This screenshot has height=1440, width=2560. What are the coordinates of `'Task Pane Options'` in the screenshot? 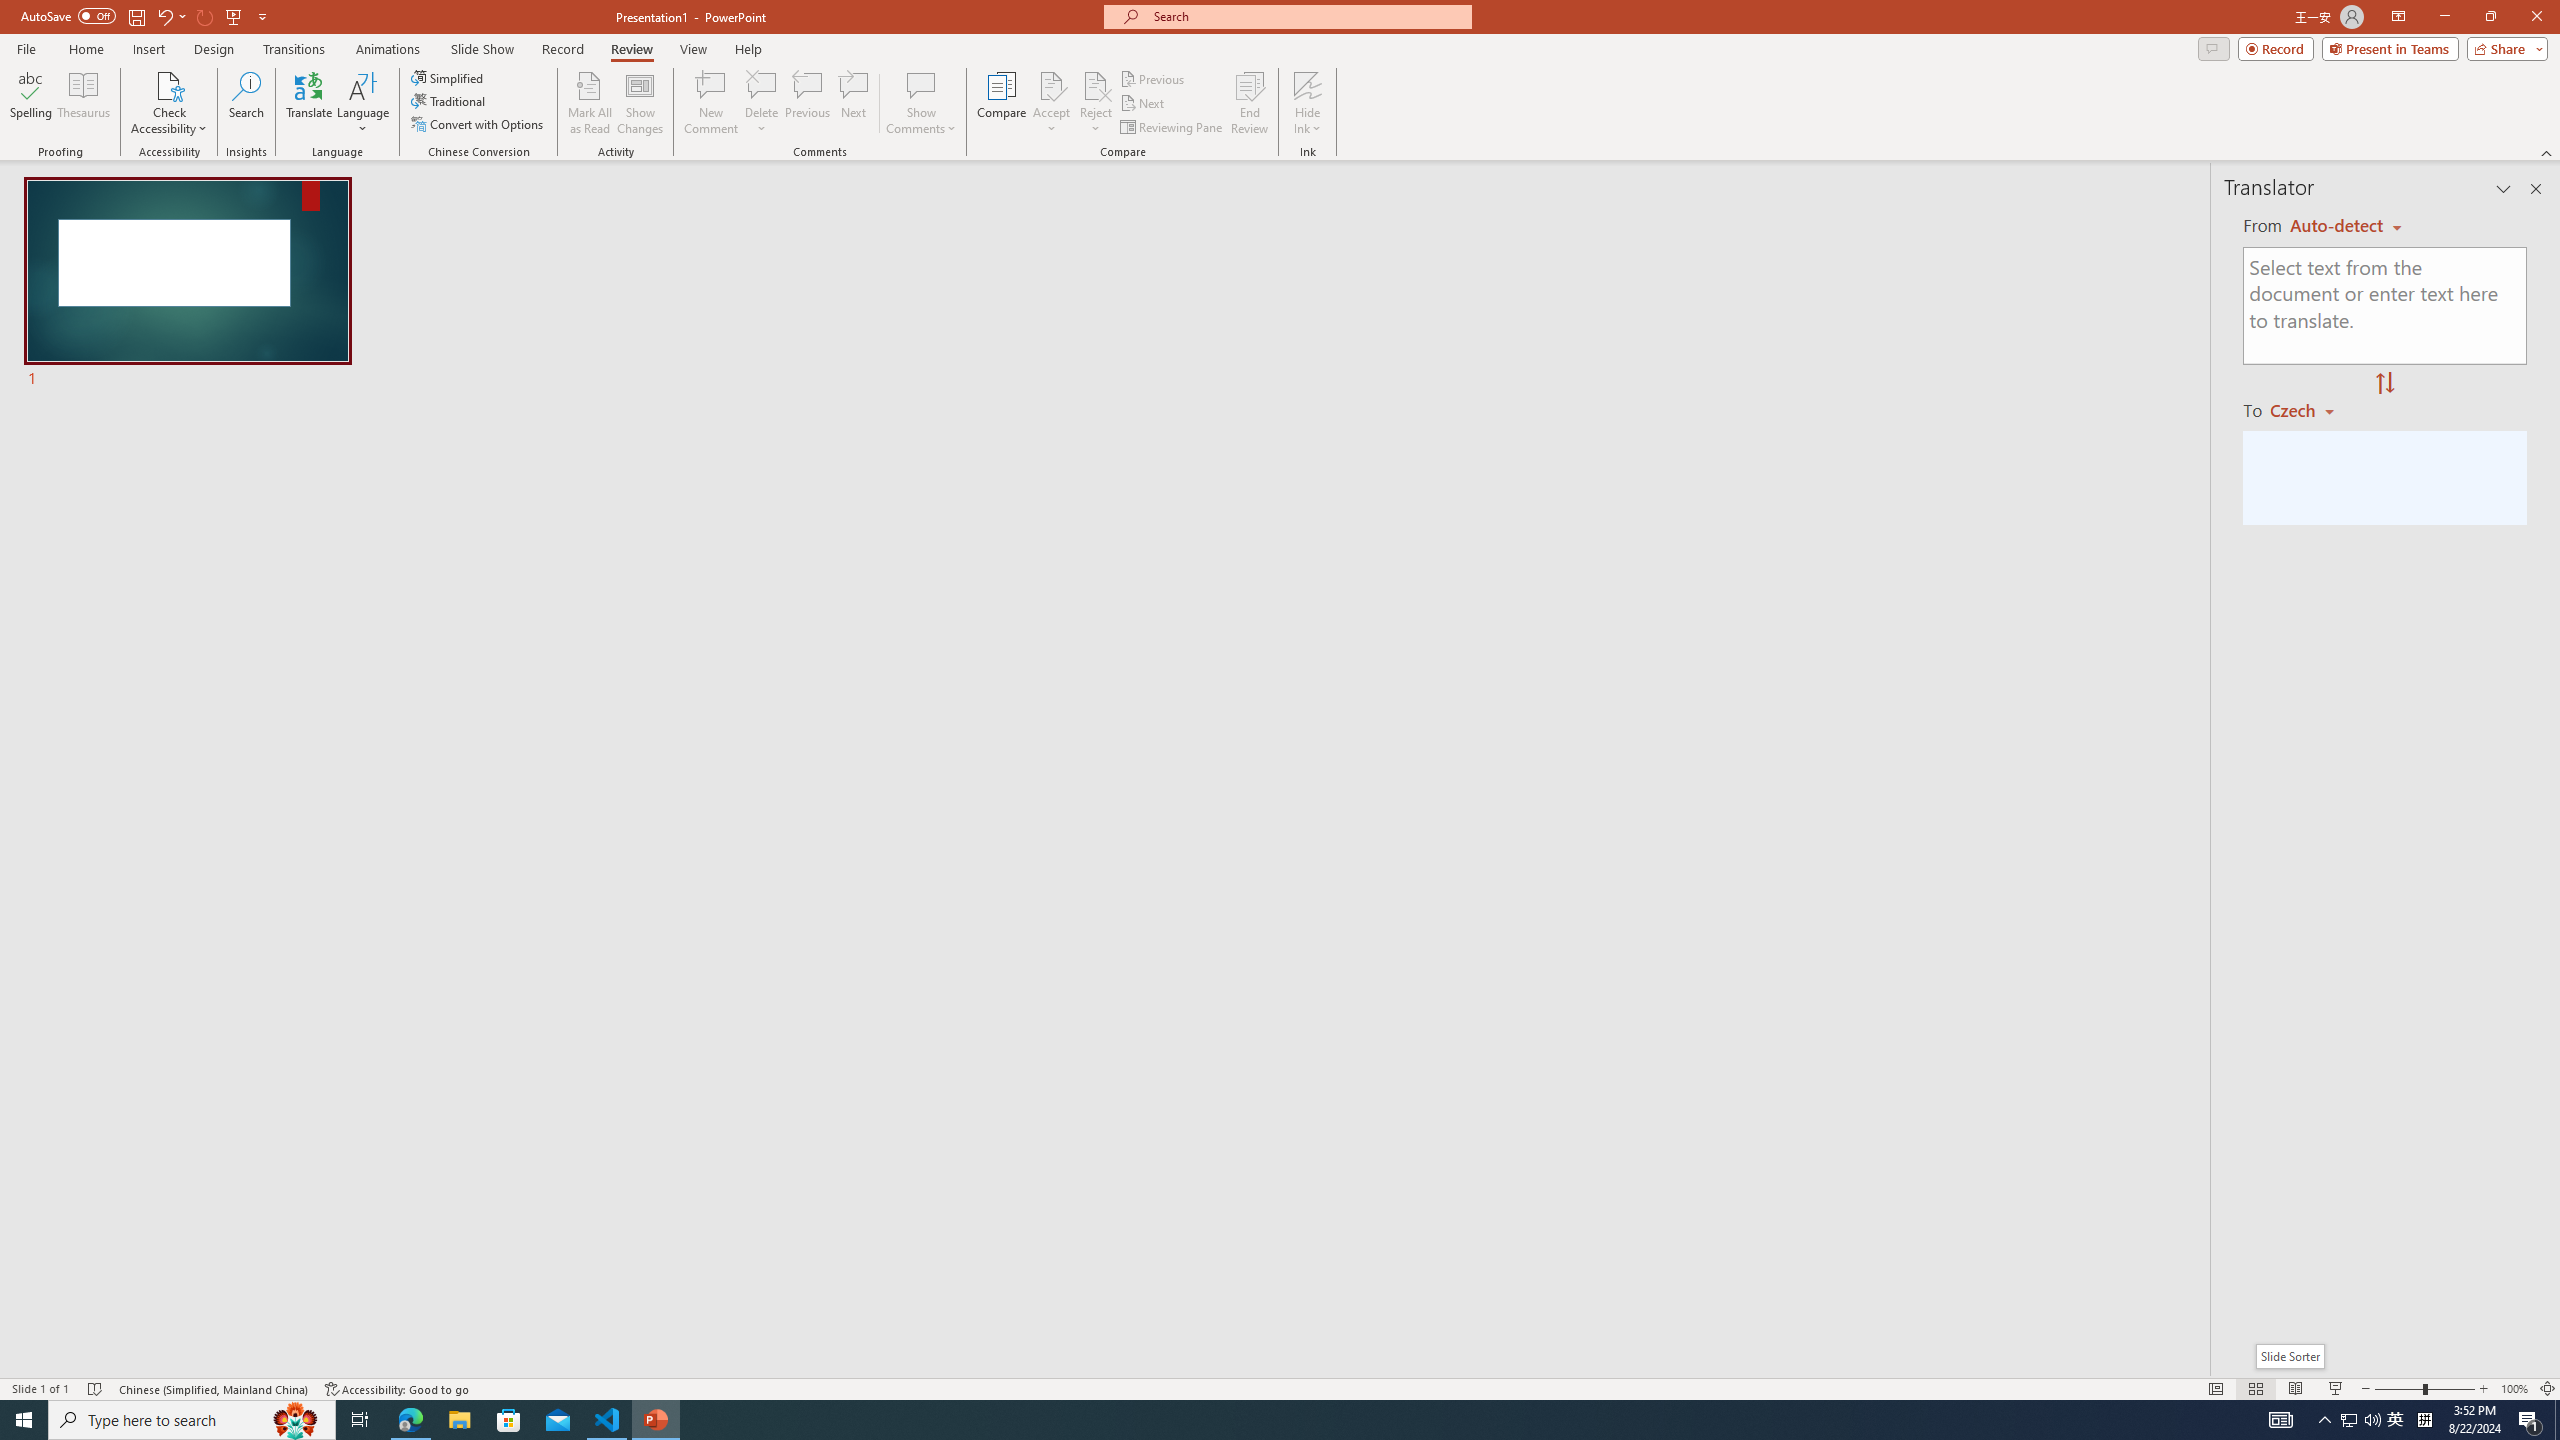 It's located at (2502, 188).